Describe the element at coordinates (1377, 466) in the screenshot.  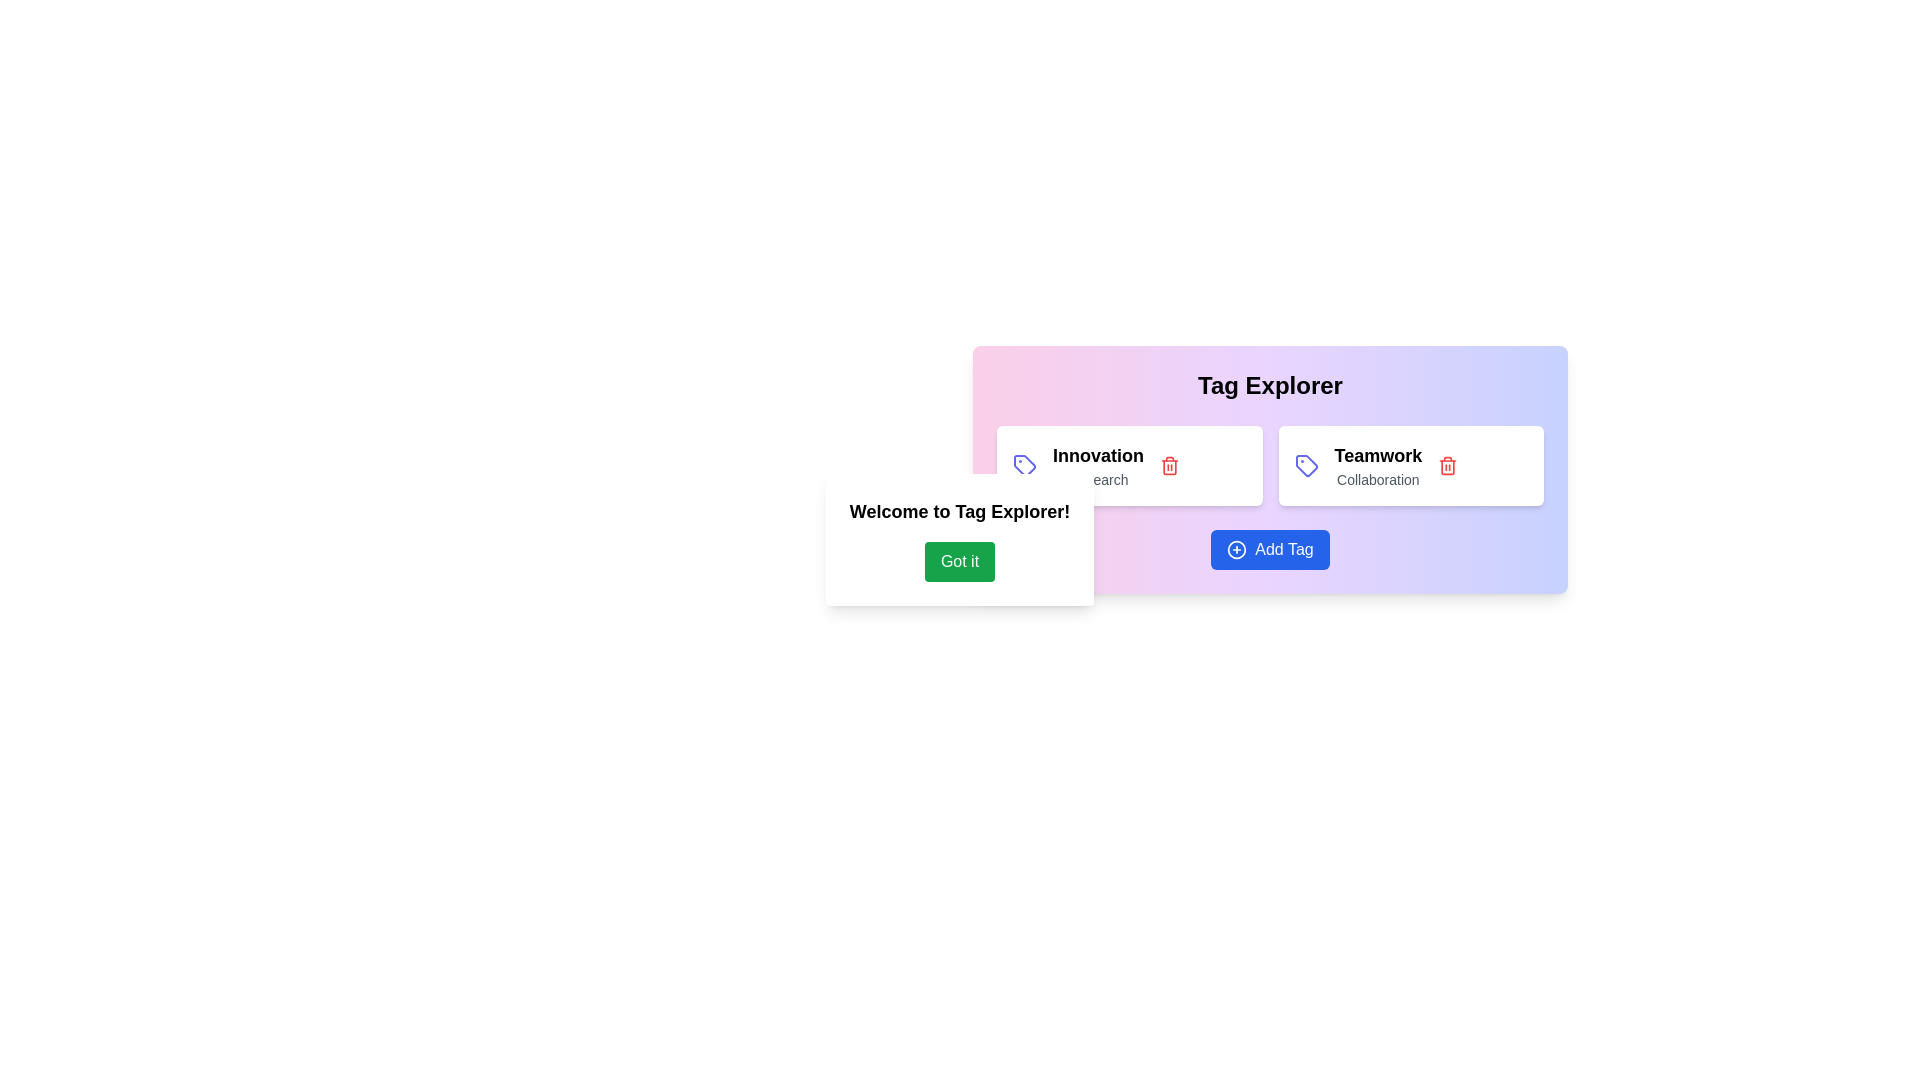
I see `the 'Teamwork' text label` at that location.